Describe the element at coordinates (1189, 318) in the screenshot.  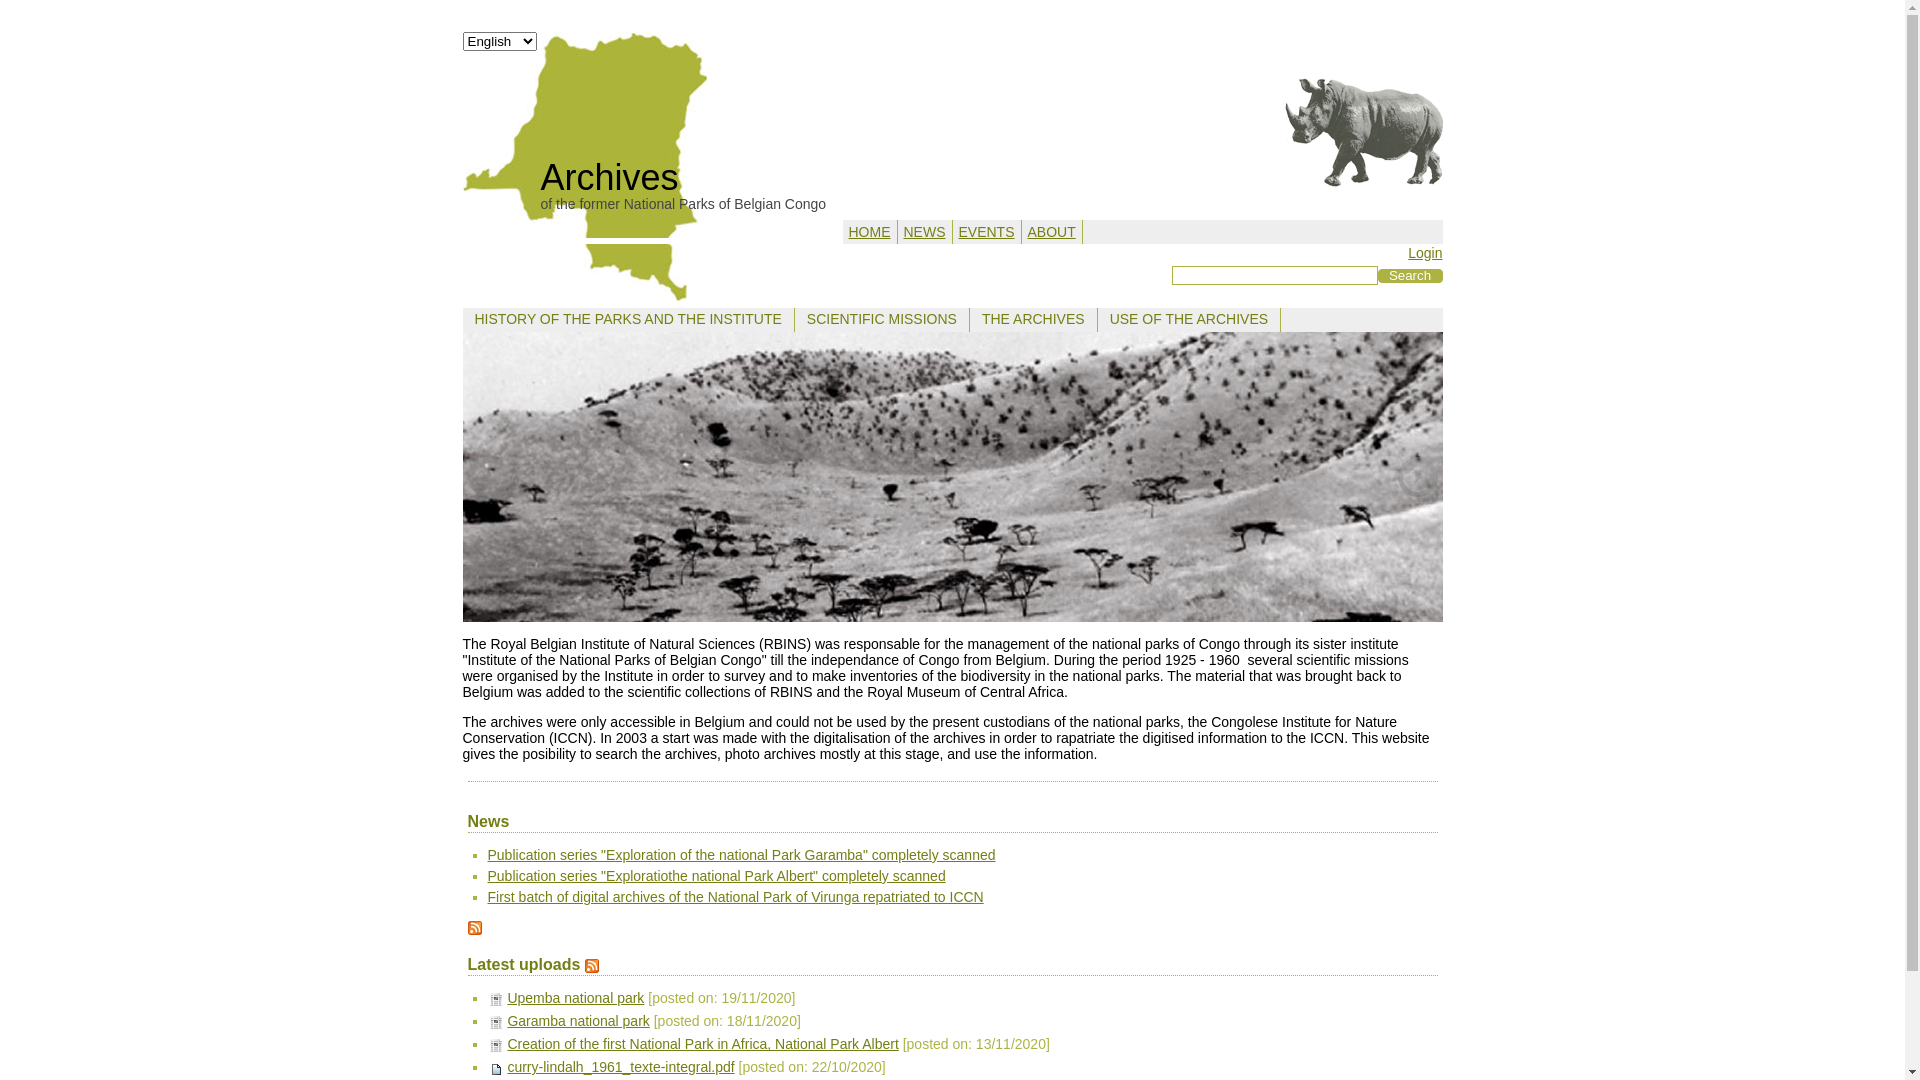
I see `'USE OF THE ARCHIVES'` at that location.